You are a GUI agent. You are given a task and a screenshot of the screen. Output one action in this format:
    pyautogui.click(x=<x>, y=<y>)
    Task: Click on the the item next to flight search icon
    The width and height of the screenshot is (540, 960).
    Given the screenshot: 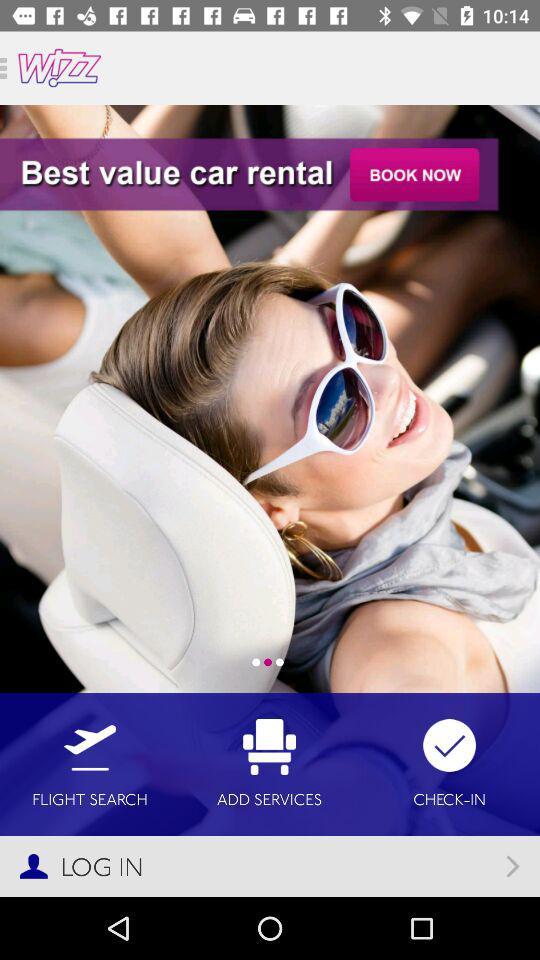 What is the action you would take?
    pyautogui.click(x=269, y=763)
    